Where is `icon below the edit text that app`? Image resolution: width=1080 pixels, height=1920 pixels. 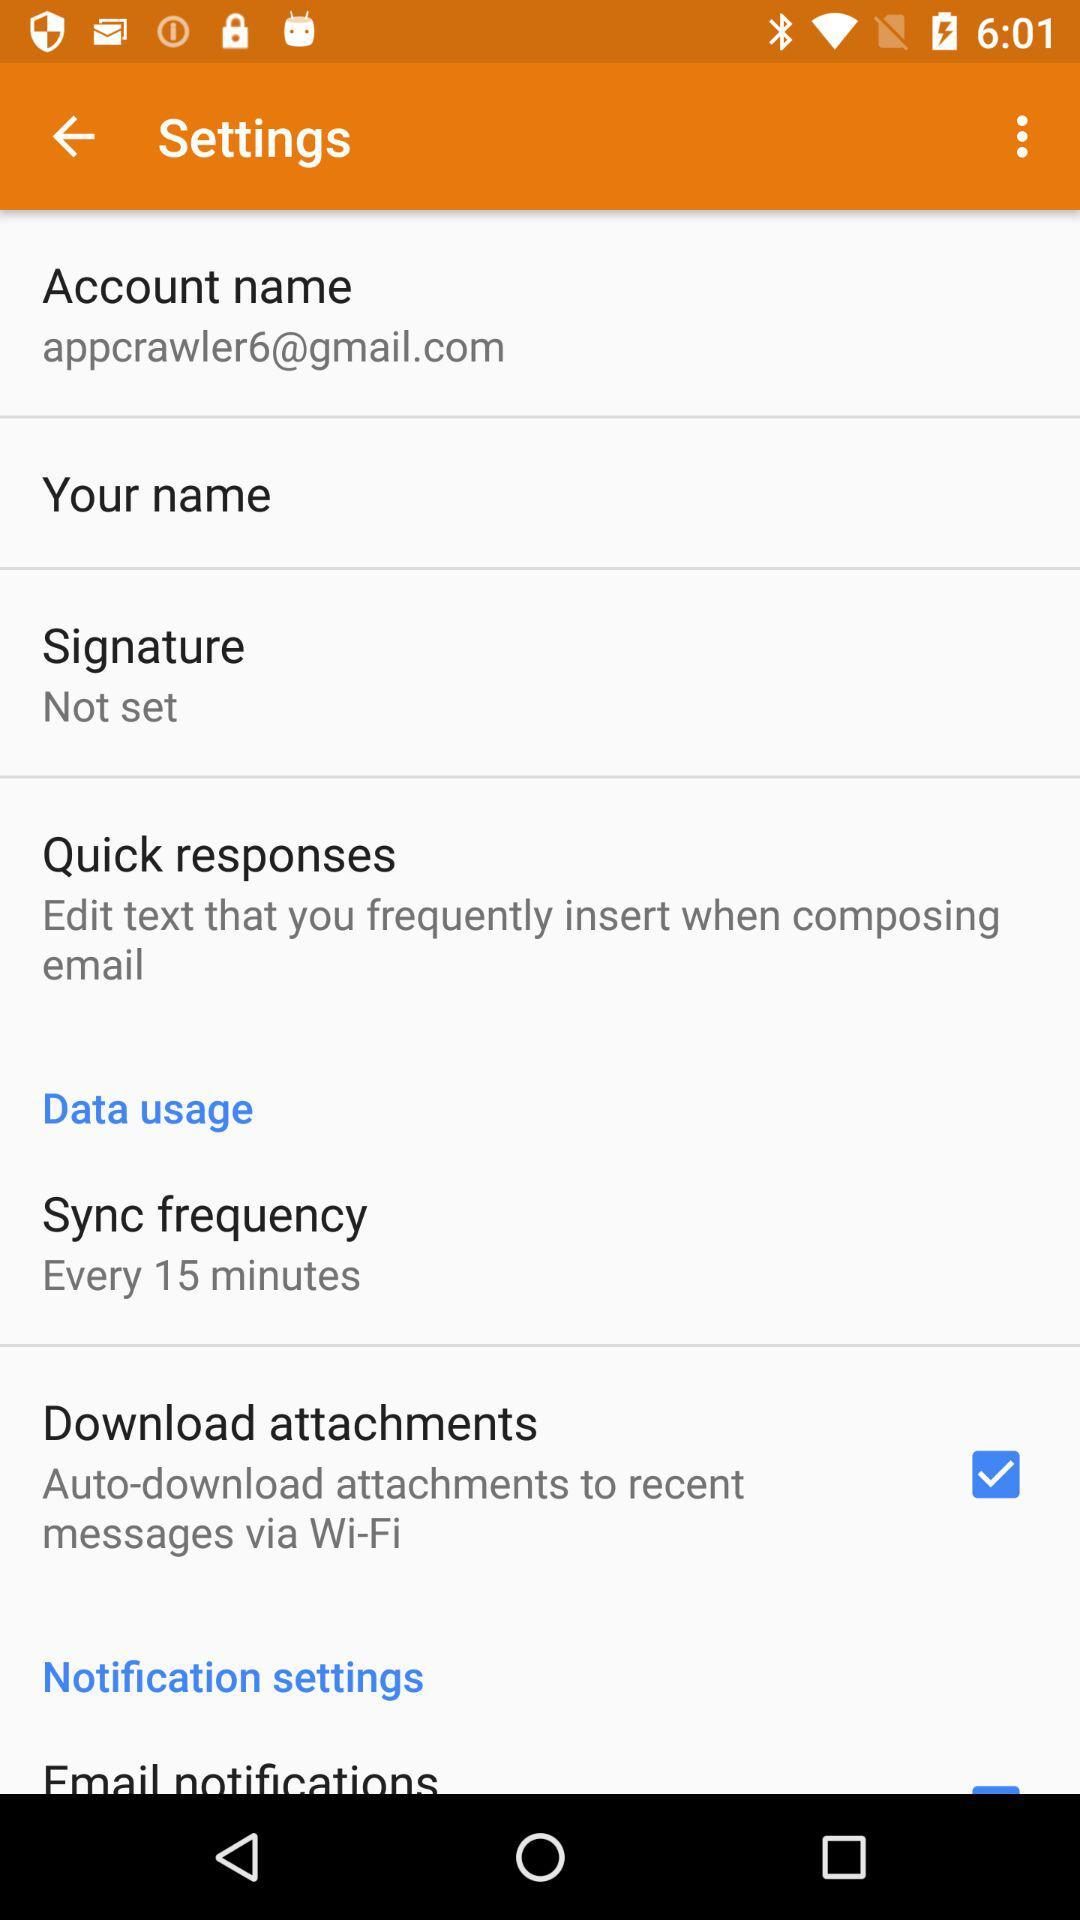 icon below the edit text that app is located at coordinates (540, 1084).